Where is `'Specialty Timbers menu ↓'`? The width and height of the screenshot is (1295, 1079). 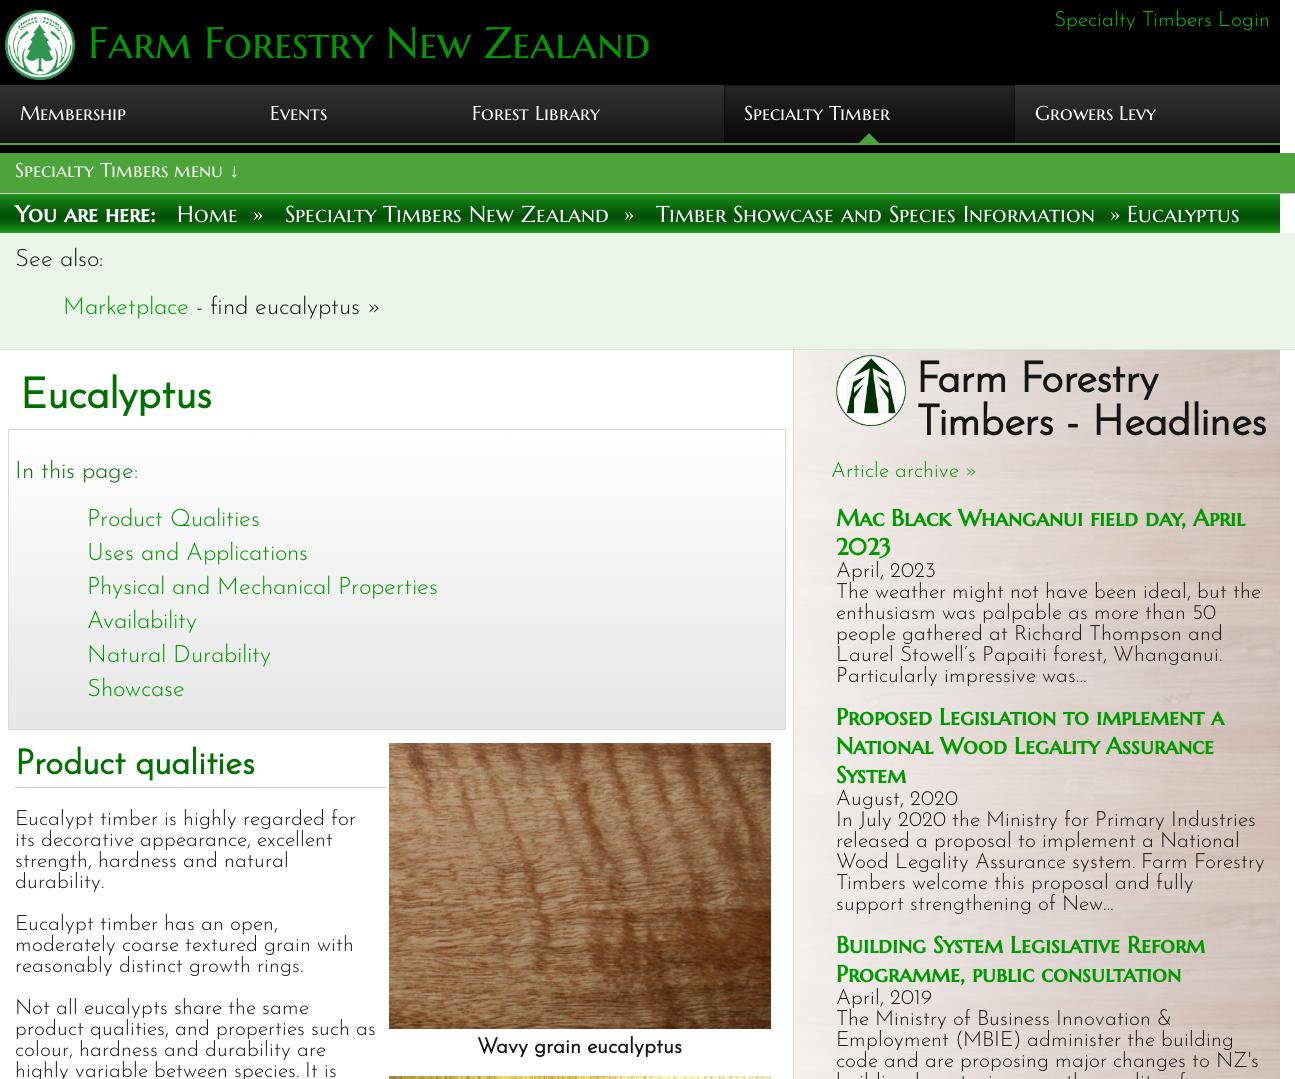
'Specialty Timbers menu ↓' is located at coordinates (127, 170).